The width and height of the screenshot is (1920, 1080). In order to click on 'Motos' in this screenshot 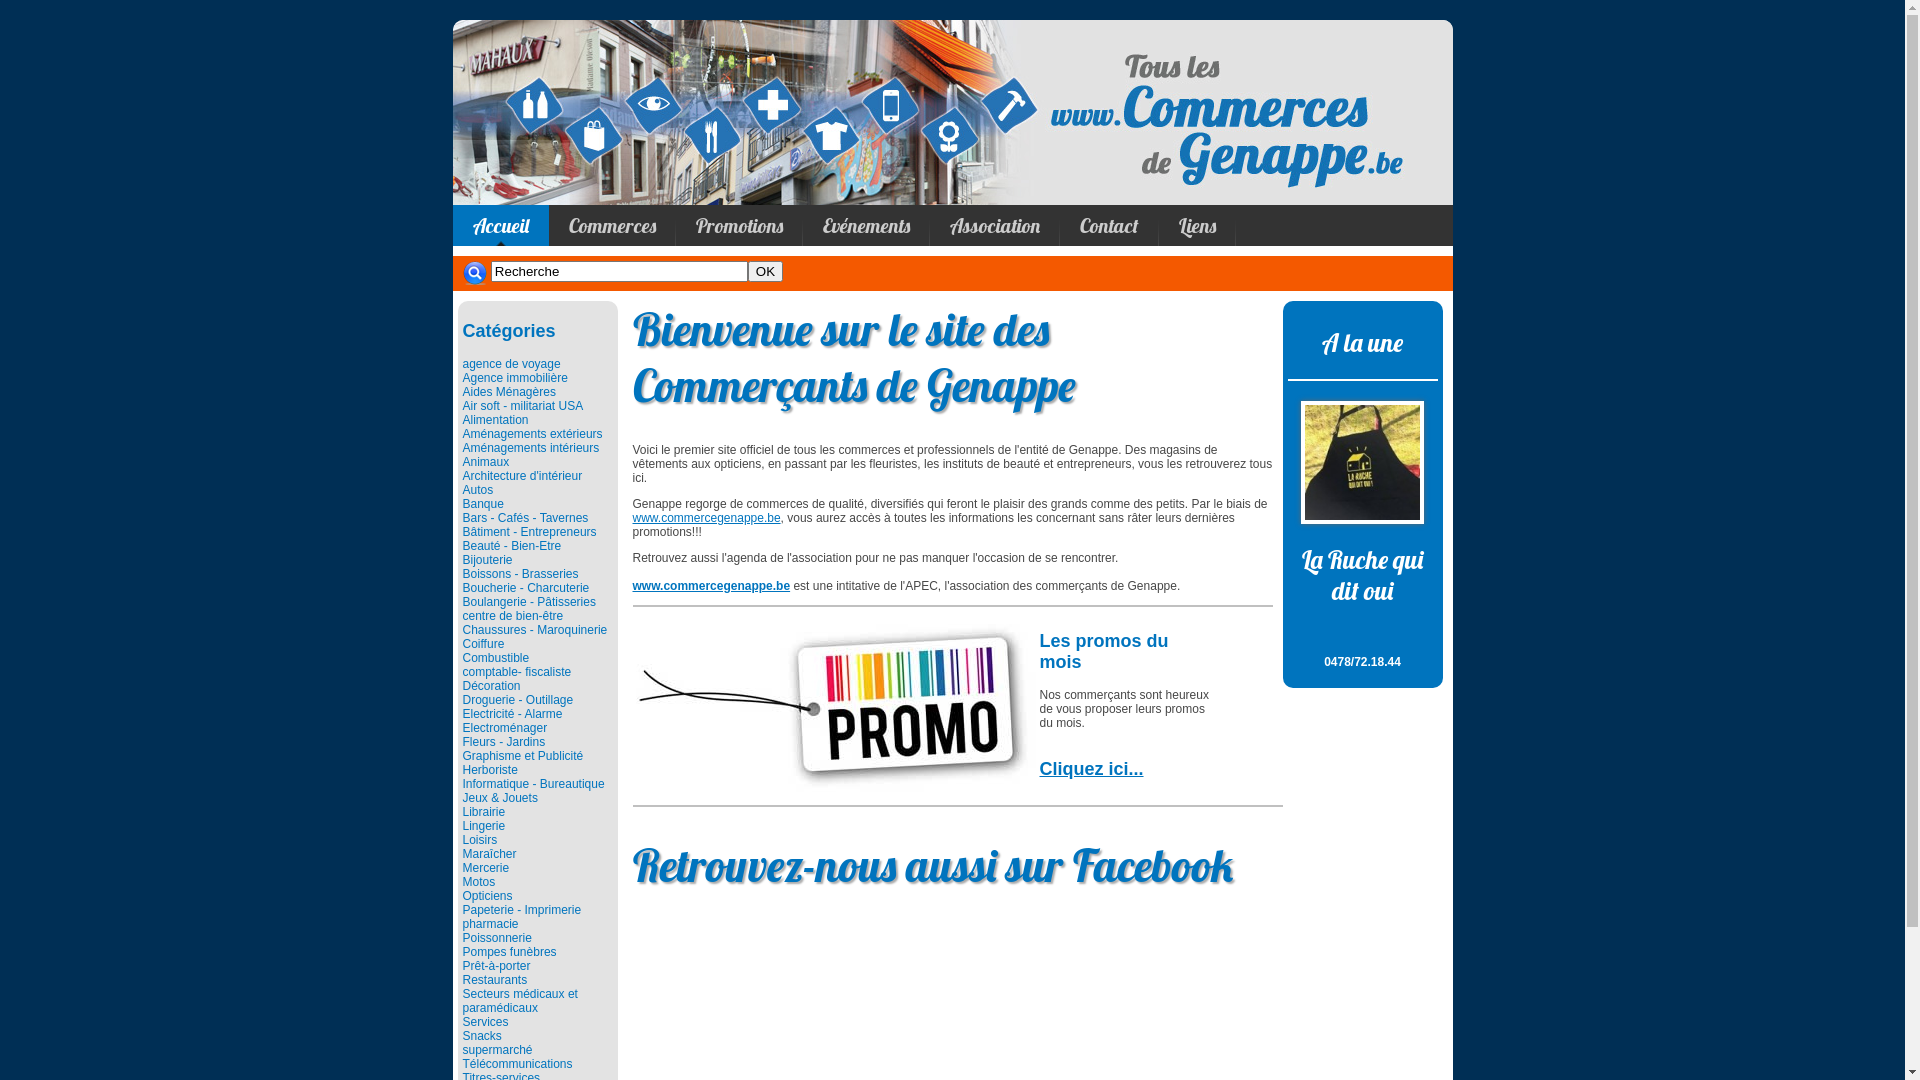, I will do `click(477, 881)`.